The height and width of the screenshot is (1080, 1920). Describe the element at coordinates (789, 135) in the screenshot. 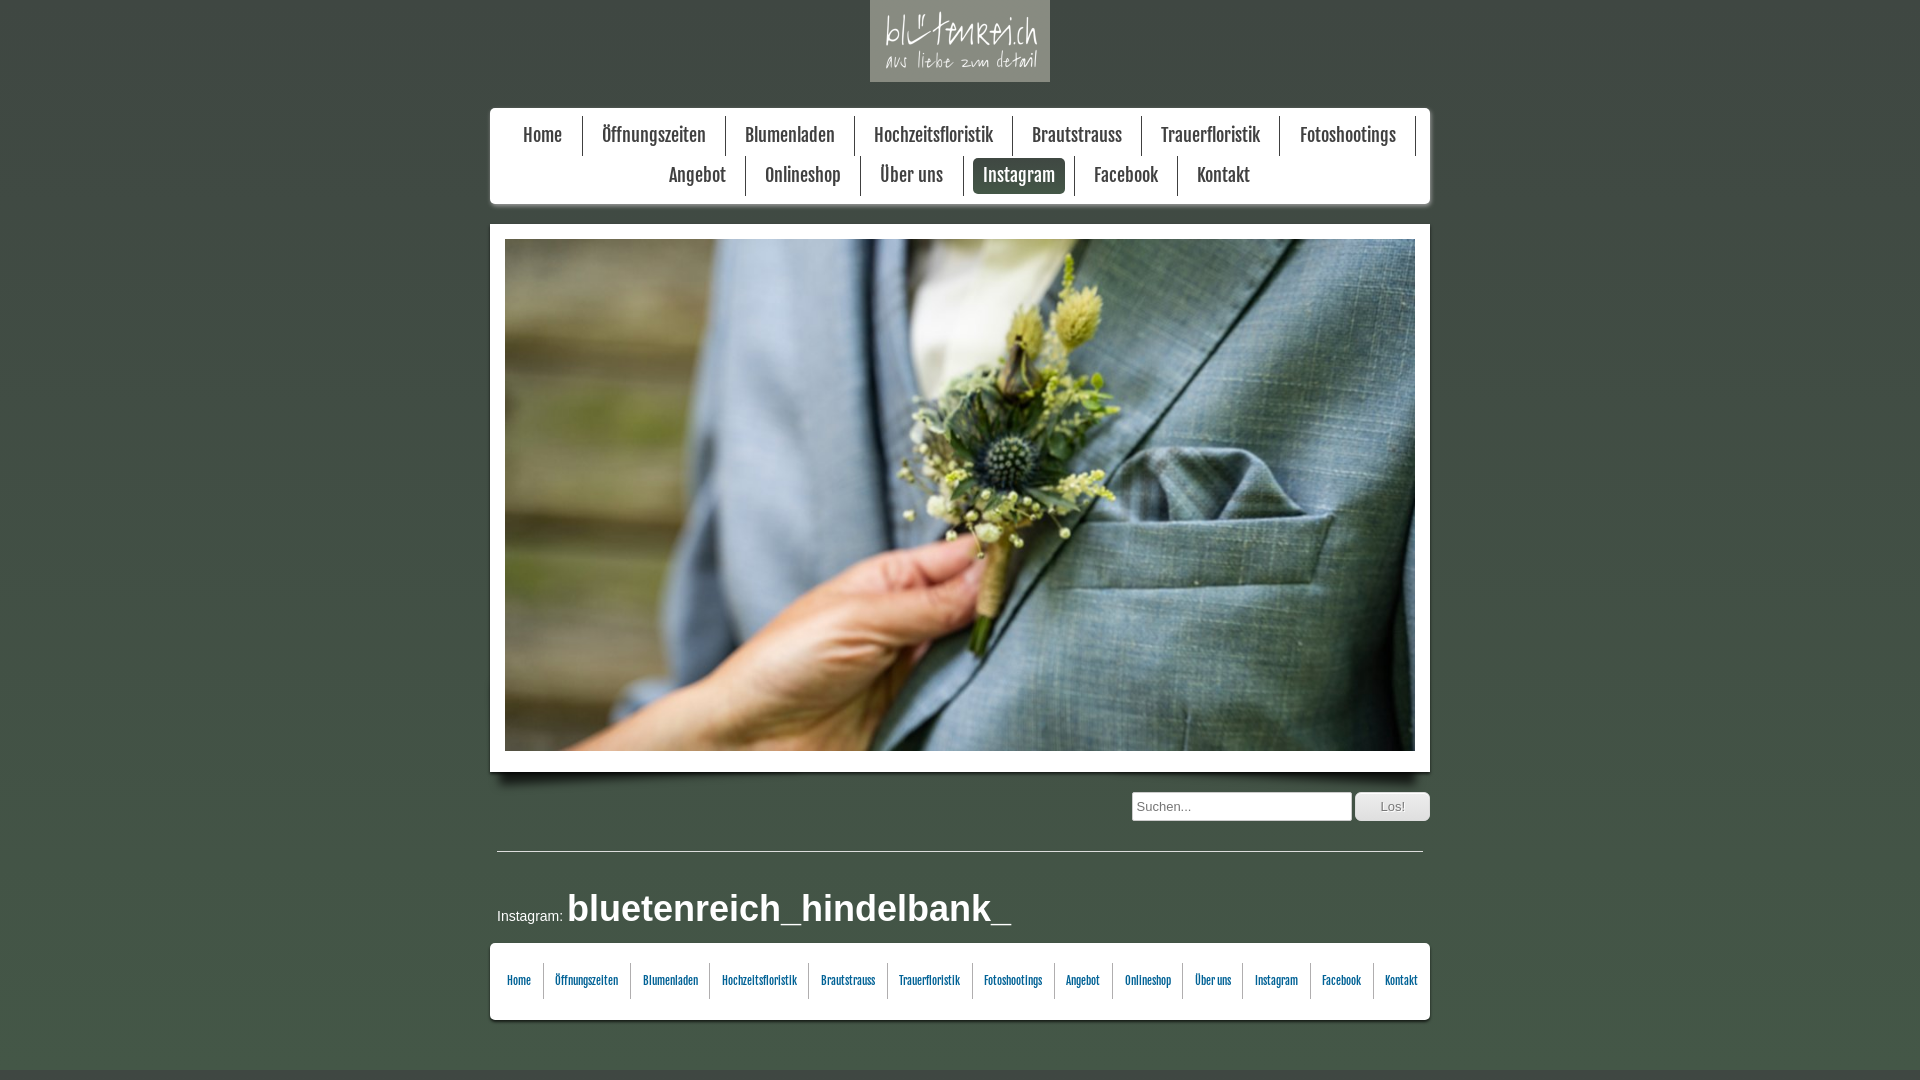

I see `'Blumenladen'` at that location.